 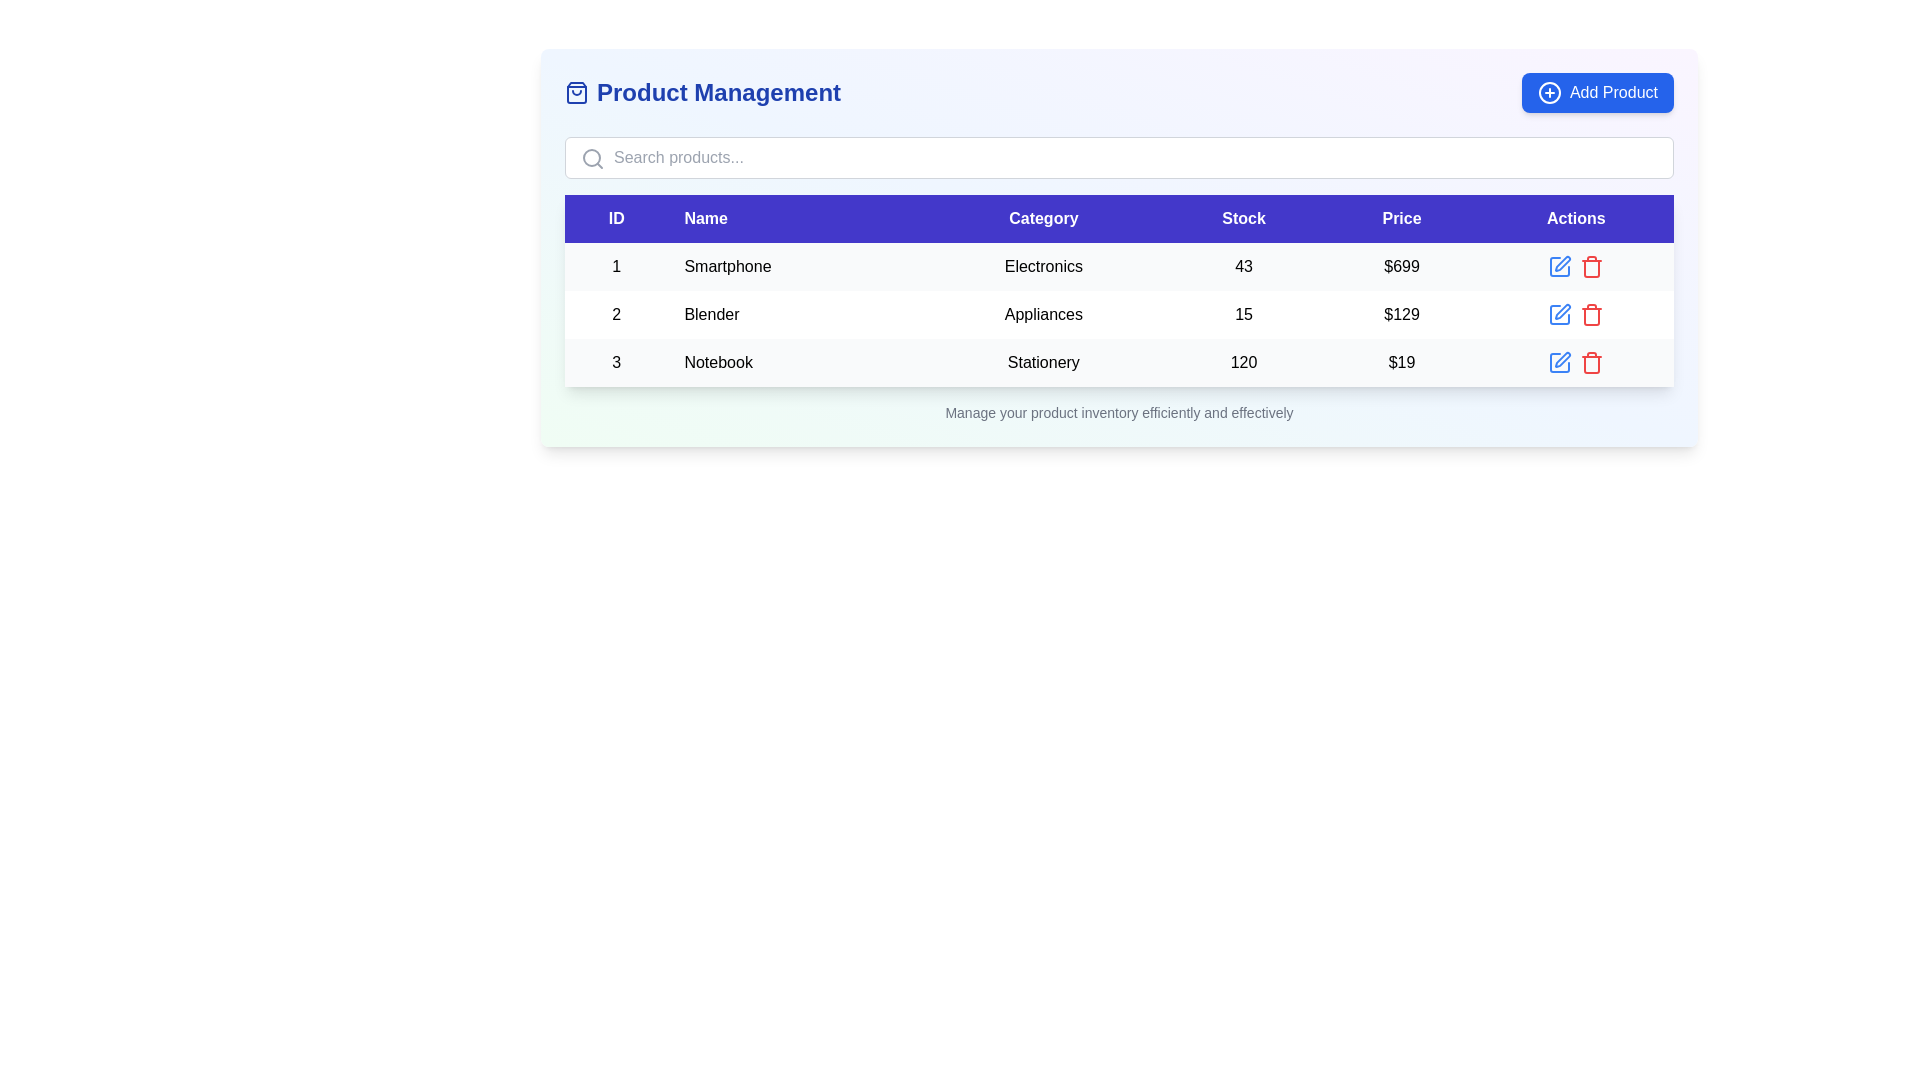 I want to click on the Text Display showing the number '43' in black text, located, so click(x=1242, y=265).